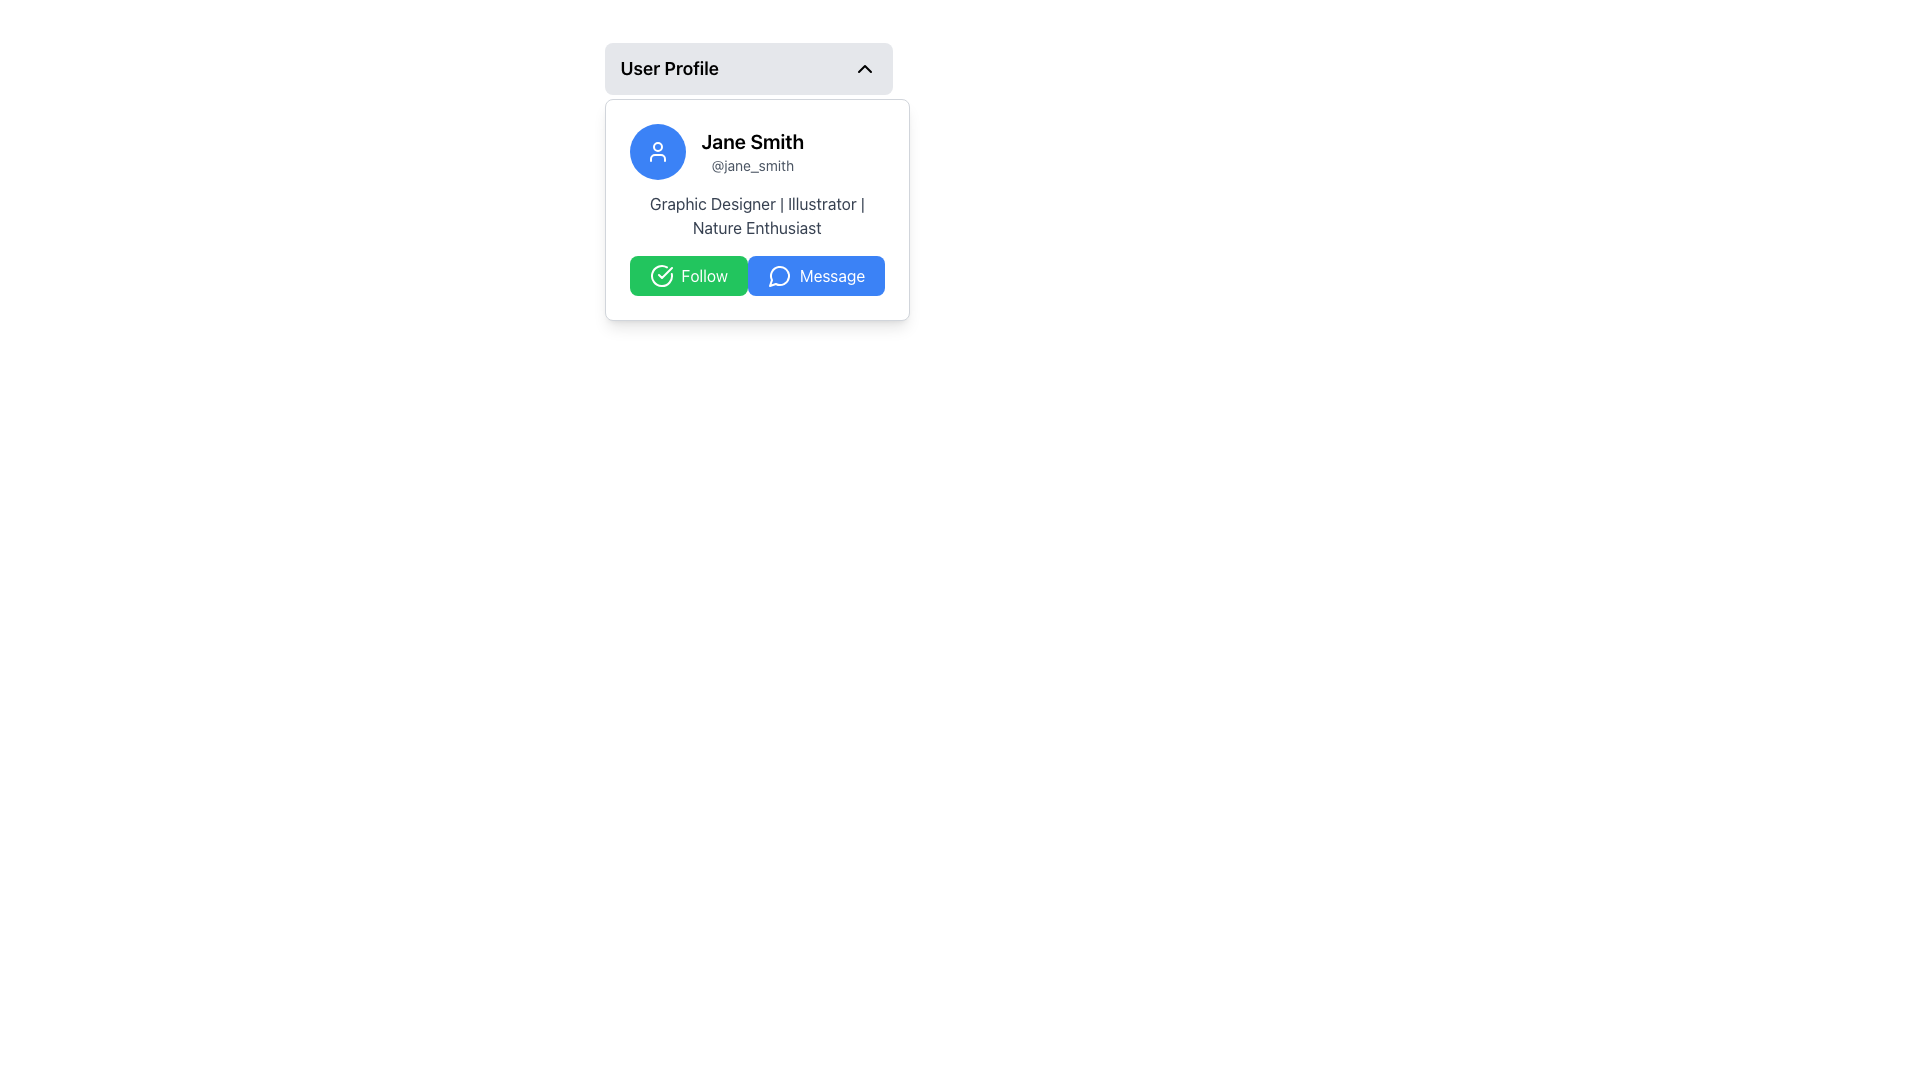 The height and width of the screenshot is (1080, 1920). I want to click on the user profile icon located within the blue circular area at the top left corner of the user profile card, which is slightly above the text displaying the user’s name and description, so click(657, 150).